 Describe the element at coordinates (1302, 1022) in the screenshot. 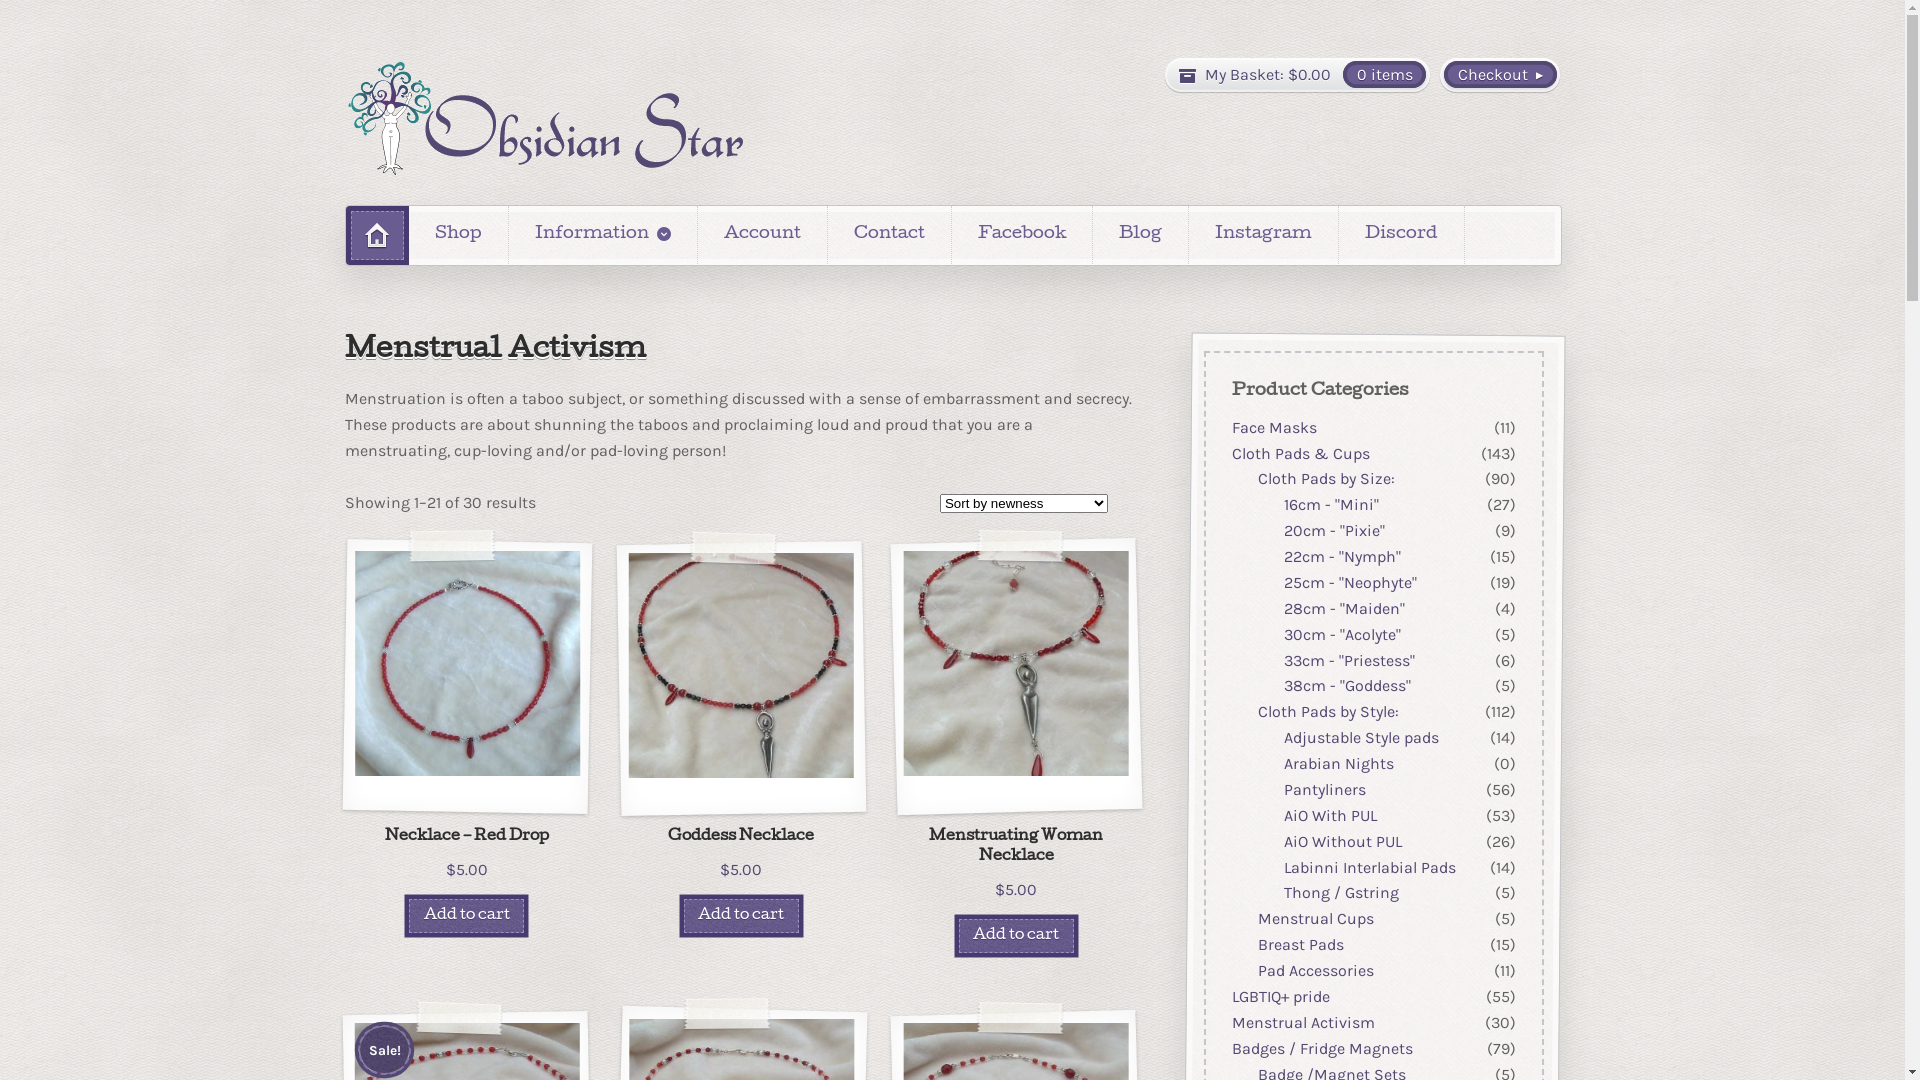

I see `'Menstrual Activism'` at that location.